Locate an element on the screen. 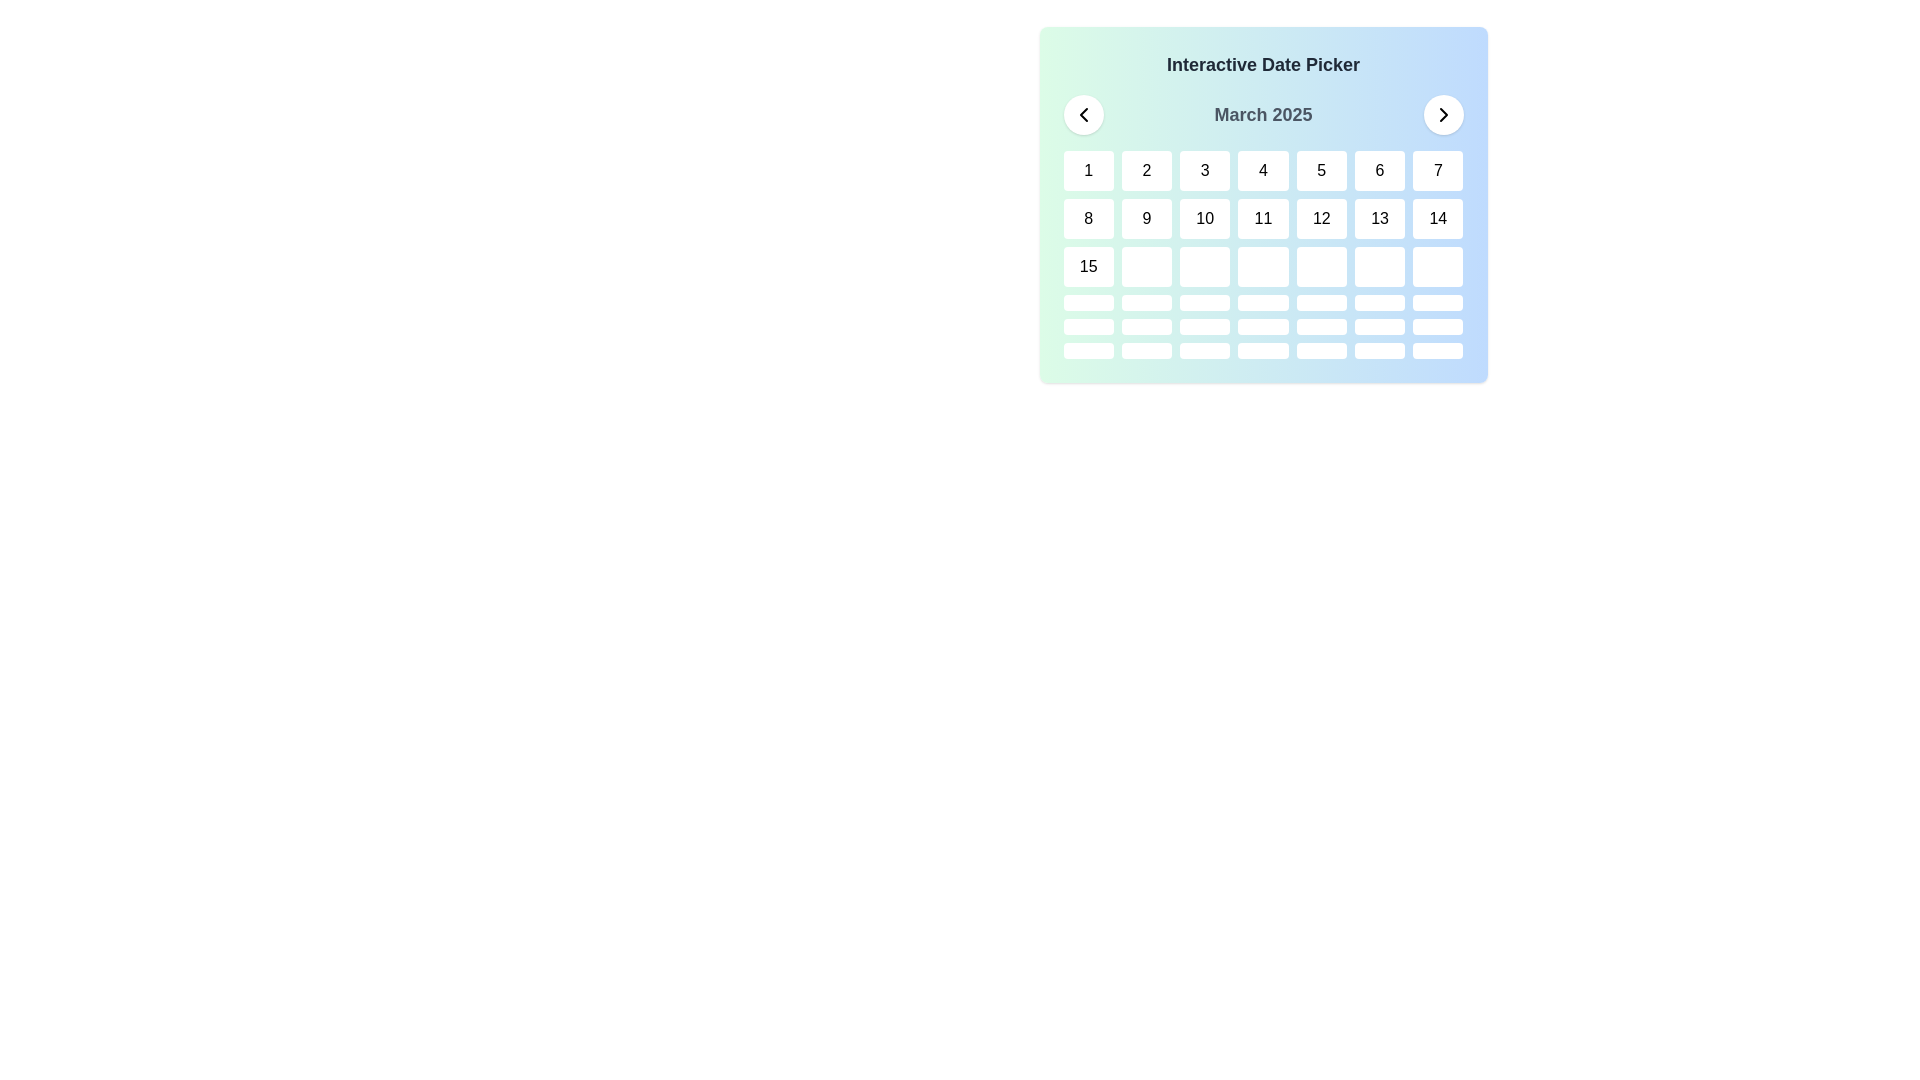 Image resolution: width=1920 pixels, height=1080 pixels. the button labeled '7' with a white background and rounded border is located at coordinates (1437, 169).